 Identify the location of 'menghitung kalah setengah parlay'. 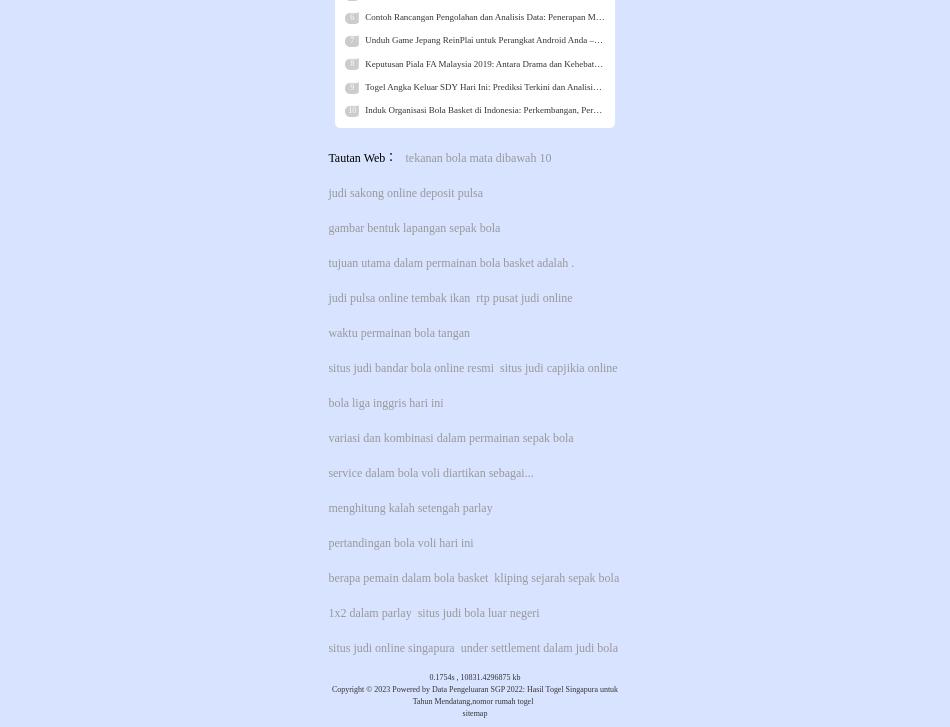
(409, 506).